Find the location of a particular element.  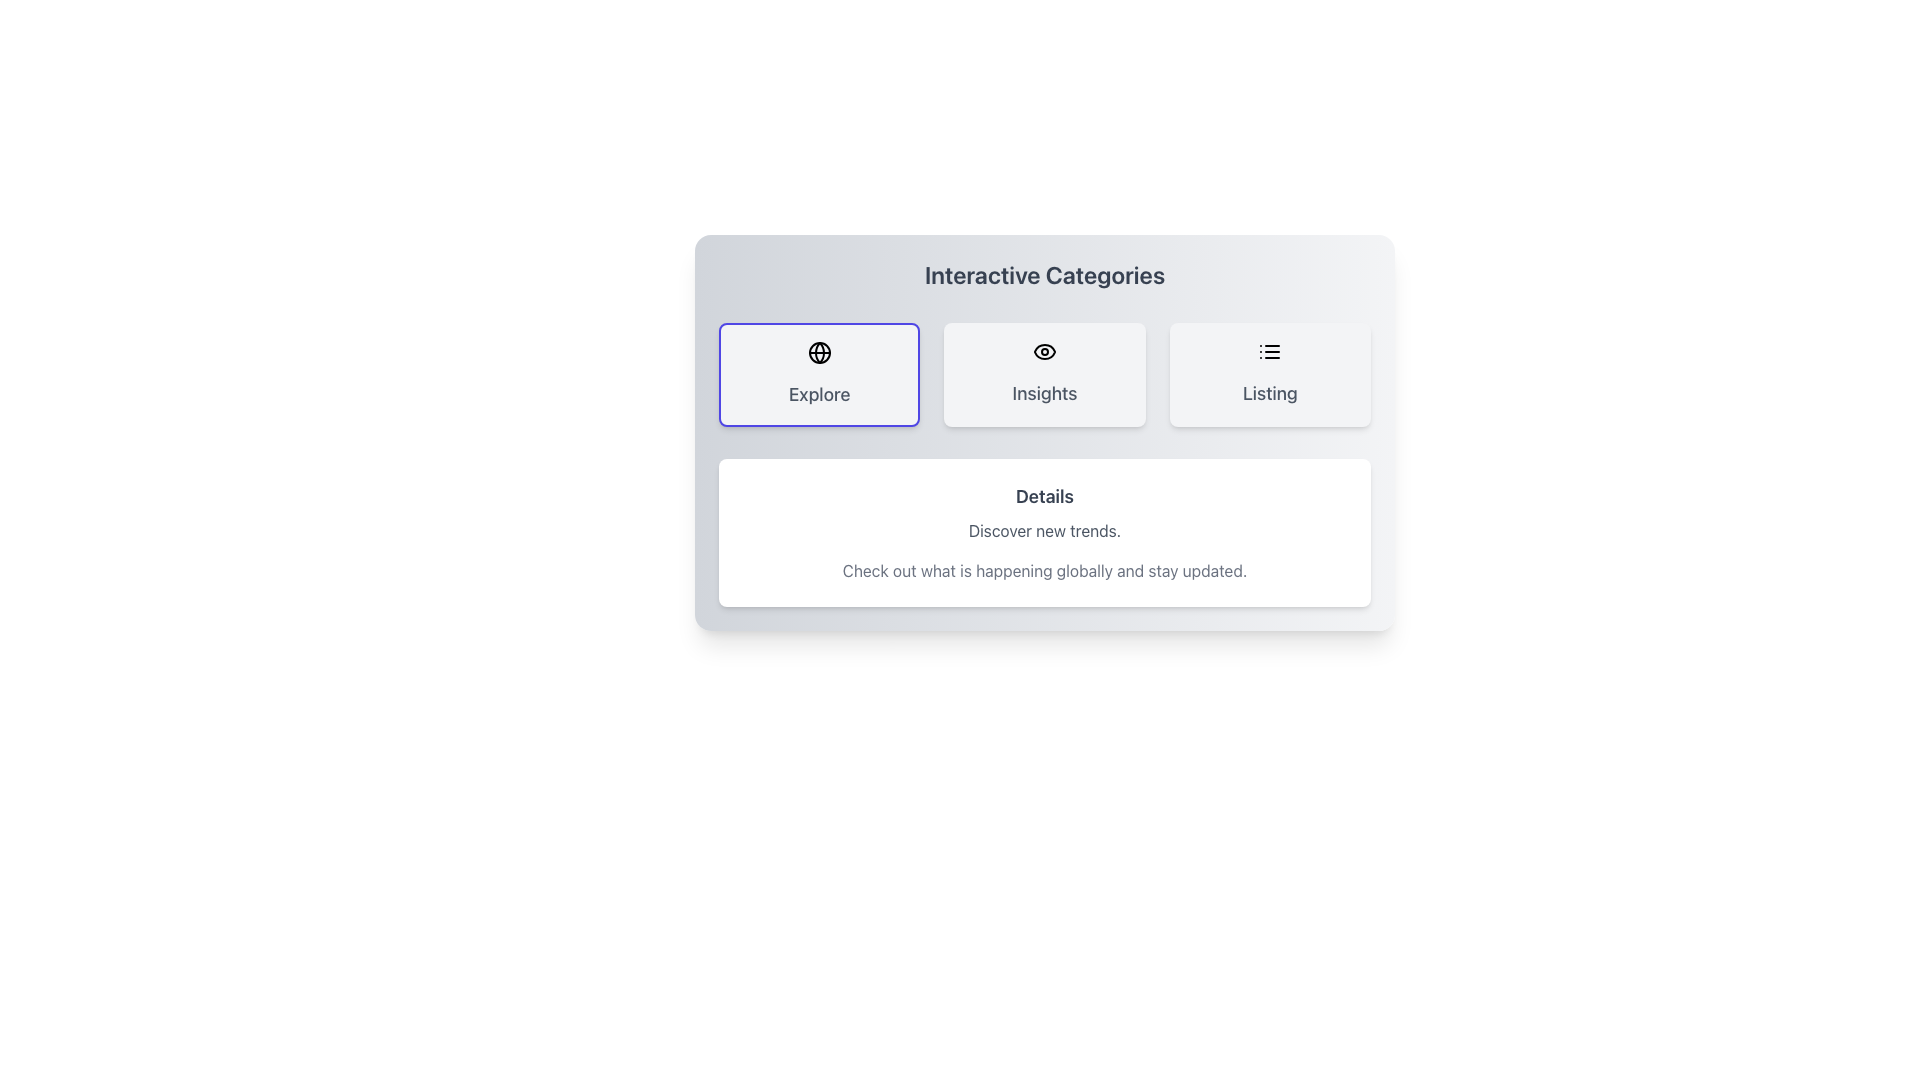

the 'Explore' icon located at the top-center position of the leftmost card, which symbolizes global exploration or discovery is located at coordinates (819, 352).